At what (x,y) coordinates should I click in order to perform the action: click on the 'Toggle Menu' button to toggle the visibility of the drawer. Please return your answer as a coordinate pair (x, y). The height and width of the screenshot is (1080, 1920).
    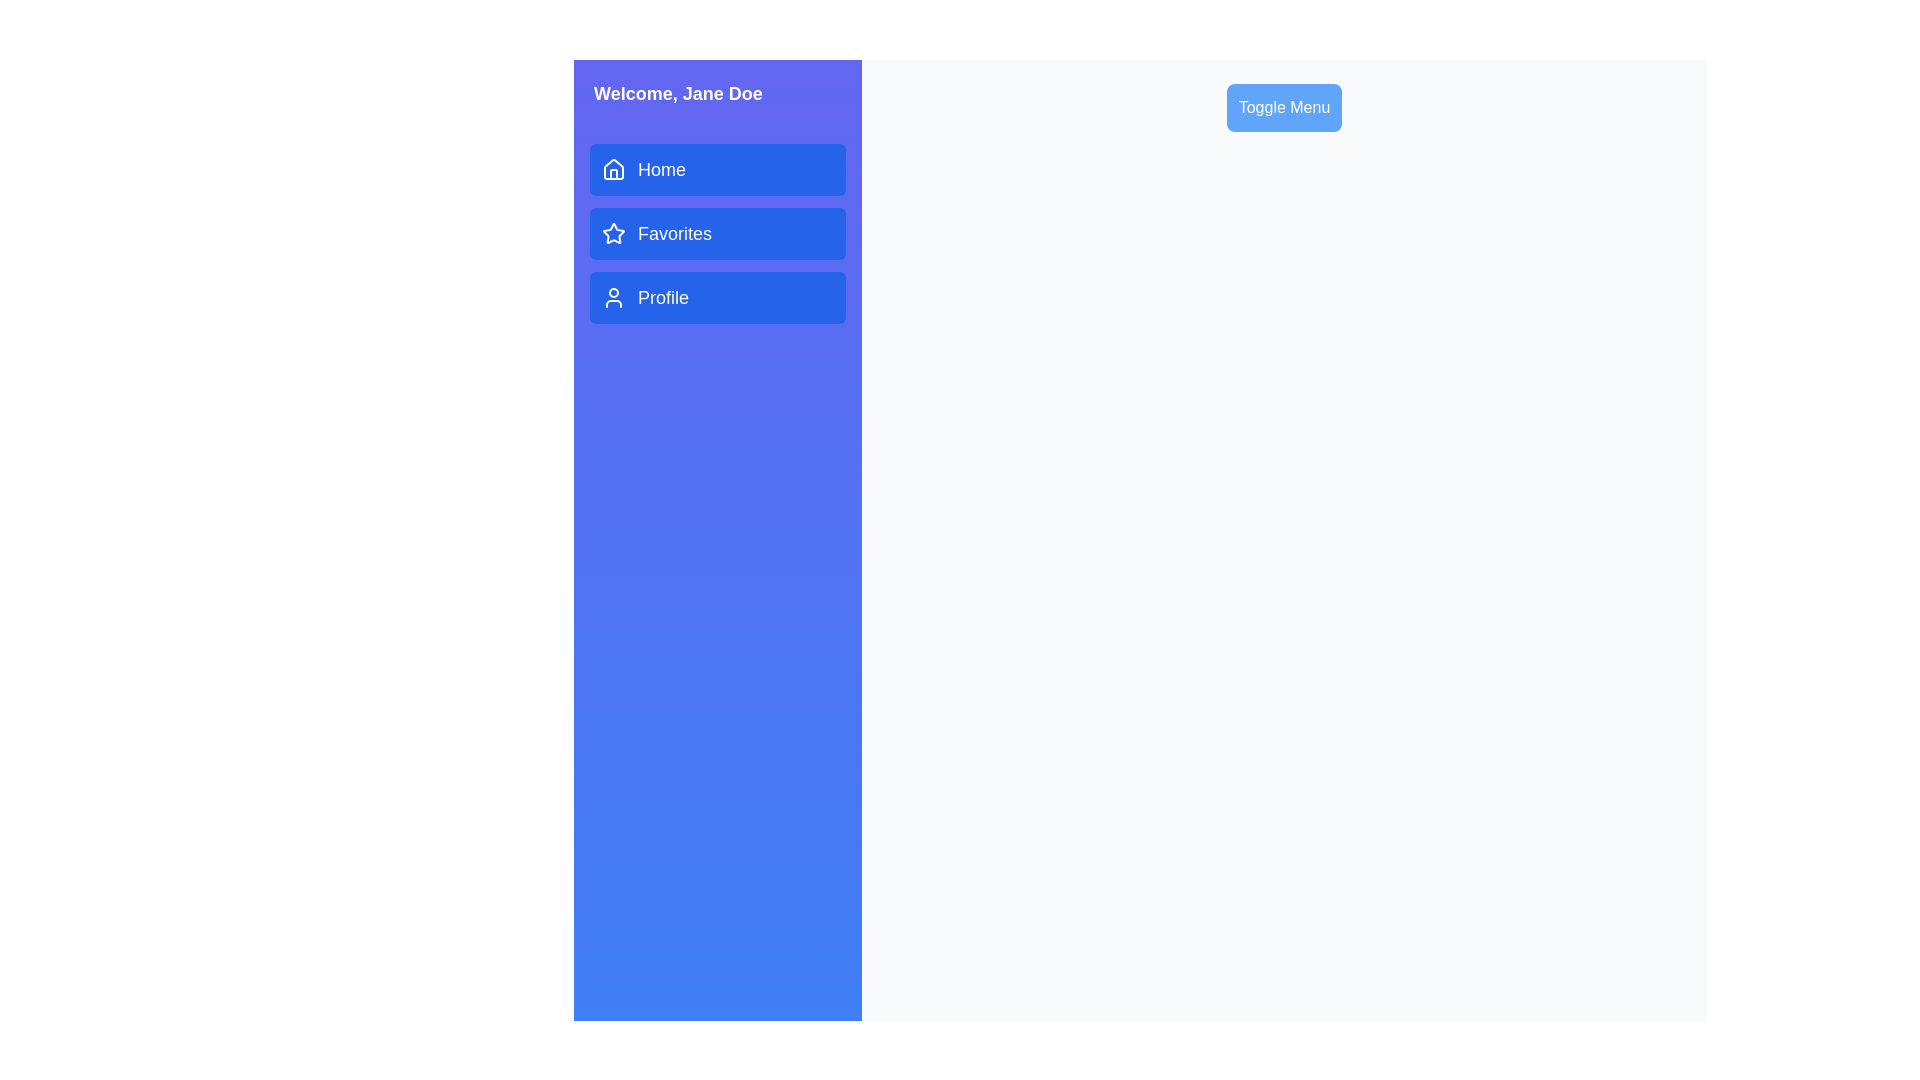
    Looking at the image, I should click on (1284, 108).